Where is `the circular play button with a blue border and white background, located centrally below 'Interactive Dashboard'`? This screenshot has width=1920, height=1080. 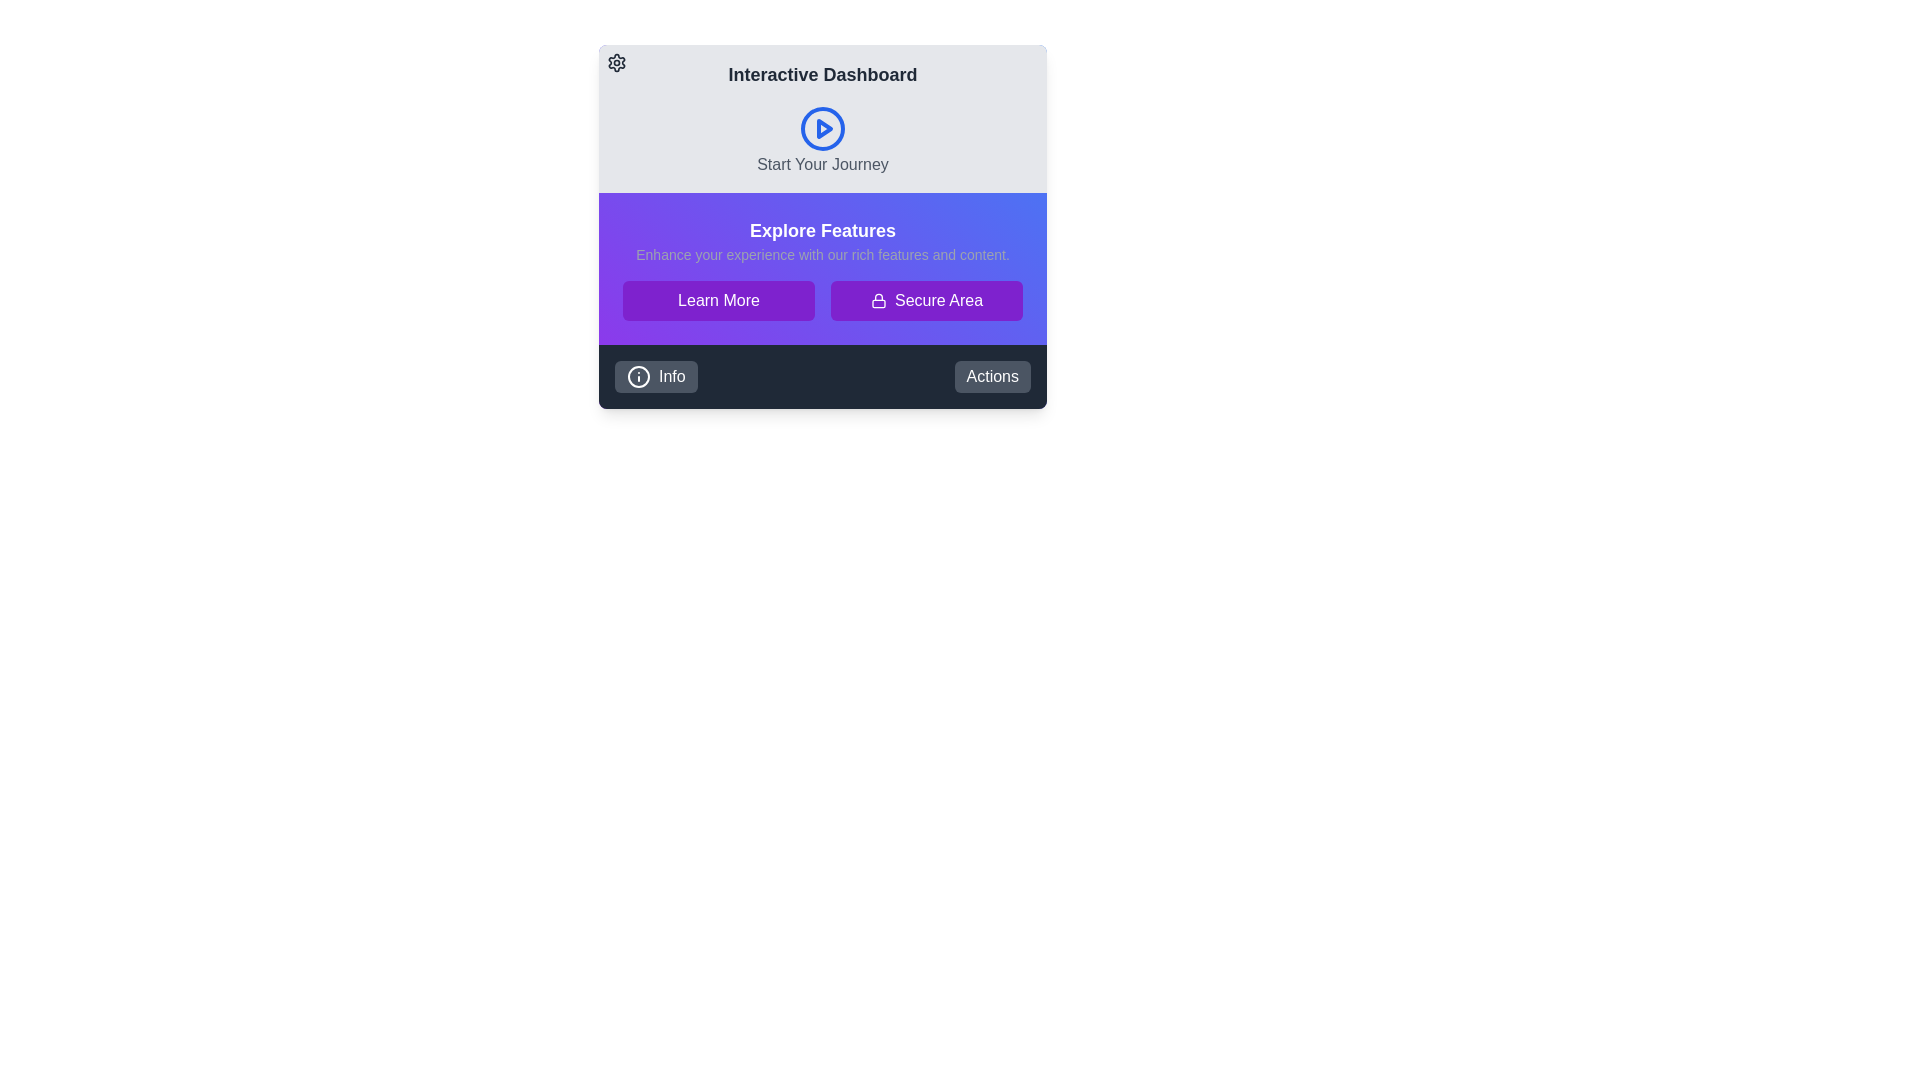 the circular play button with a blue border and white background, located centrally below 'Interactive Dashboard' is located at coordinates (822, 128).